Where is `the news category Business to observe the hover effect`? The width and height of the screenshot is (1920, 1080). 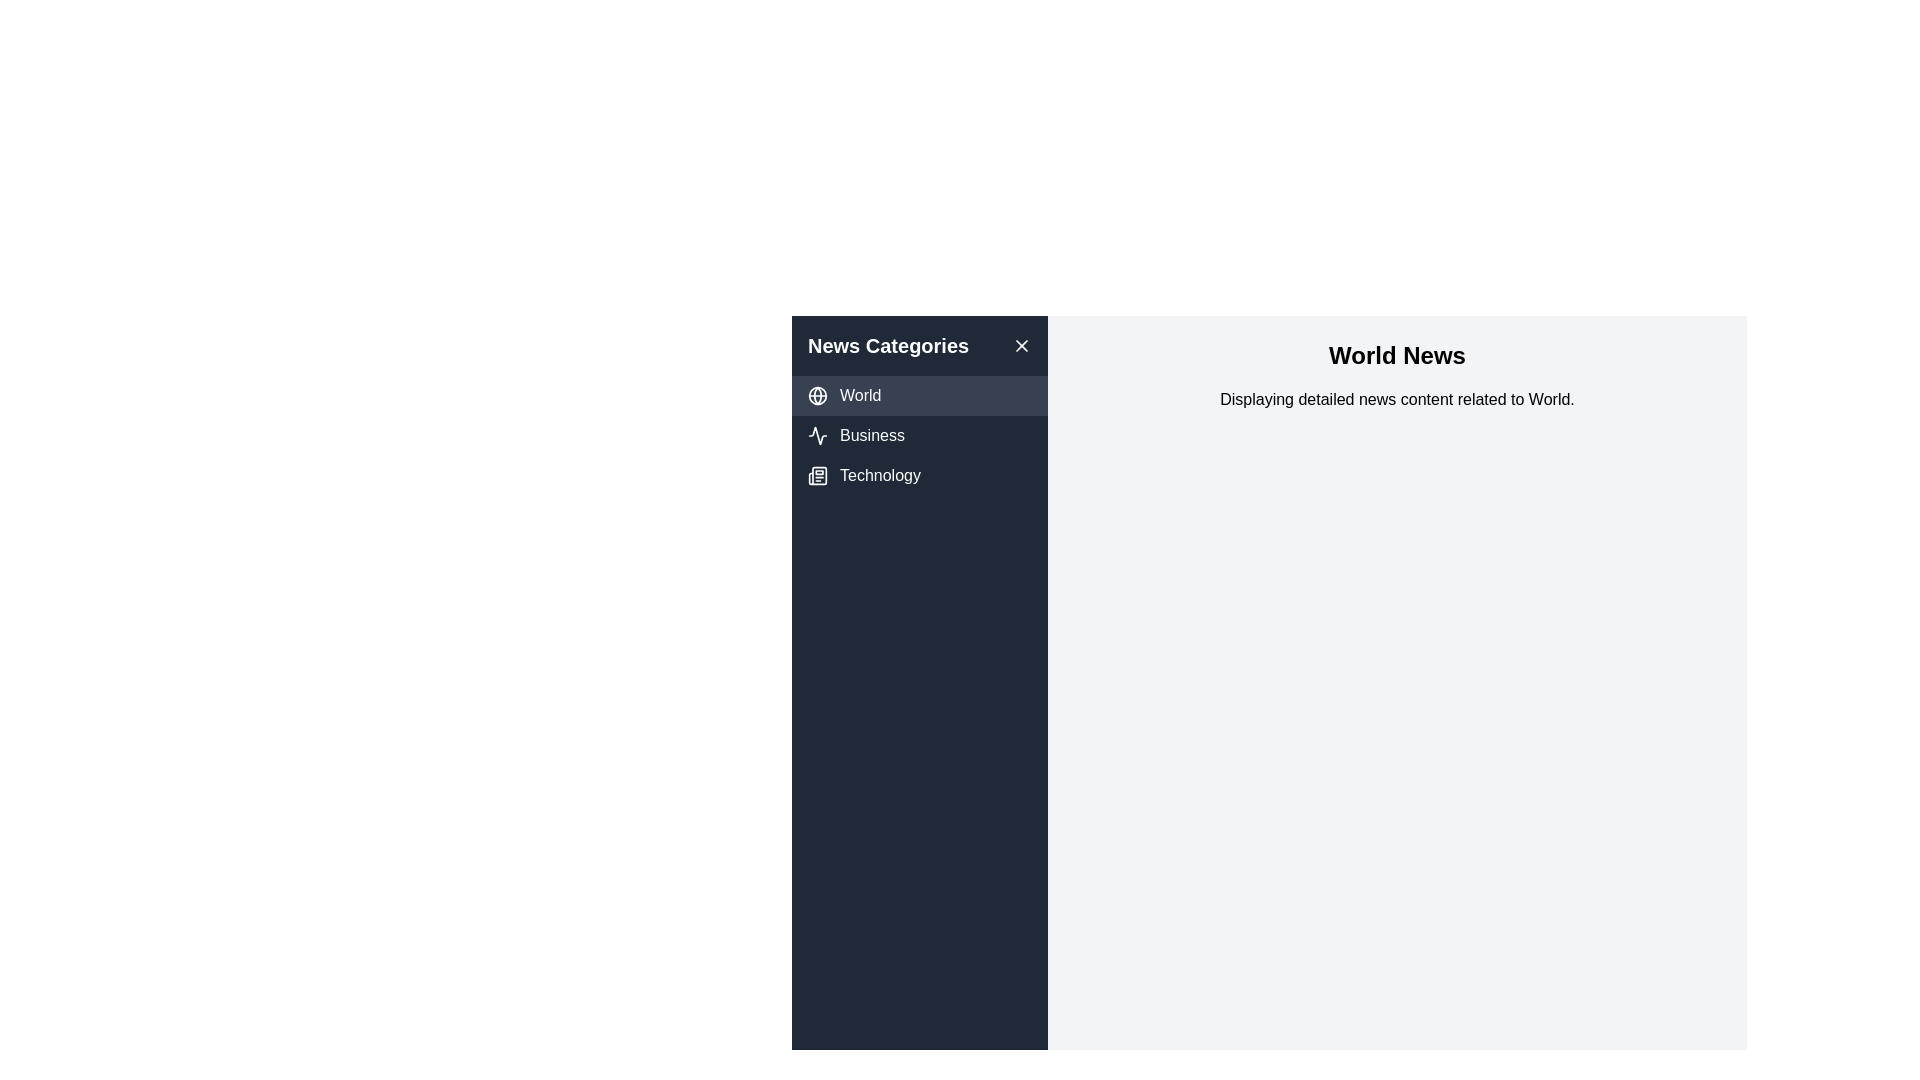
the news category Business to observe the hover effect is located at coordinates (919, 434).